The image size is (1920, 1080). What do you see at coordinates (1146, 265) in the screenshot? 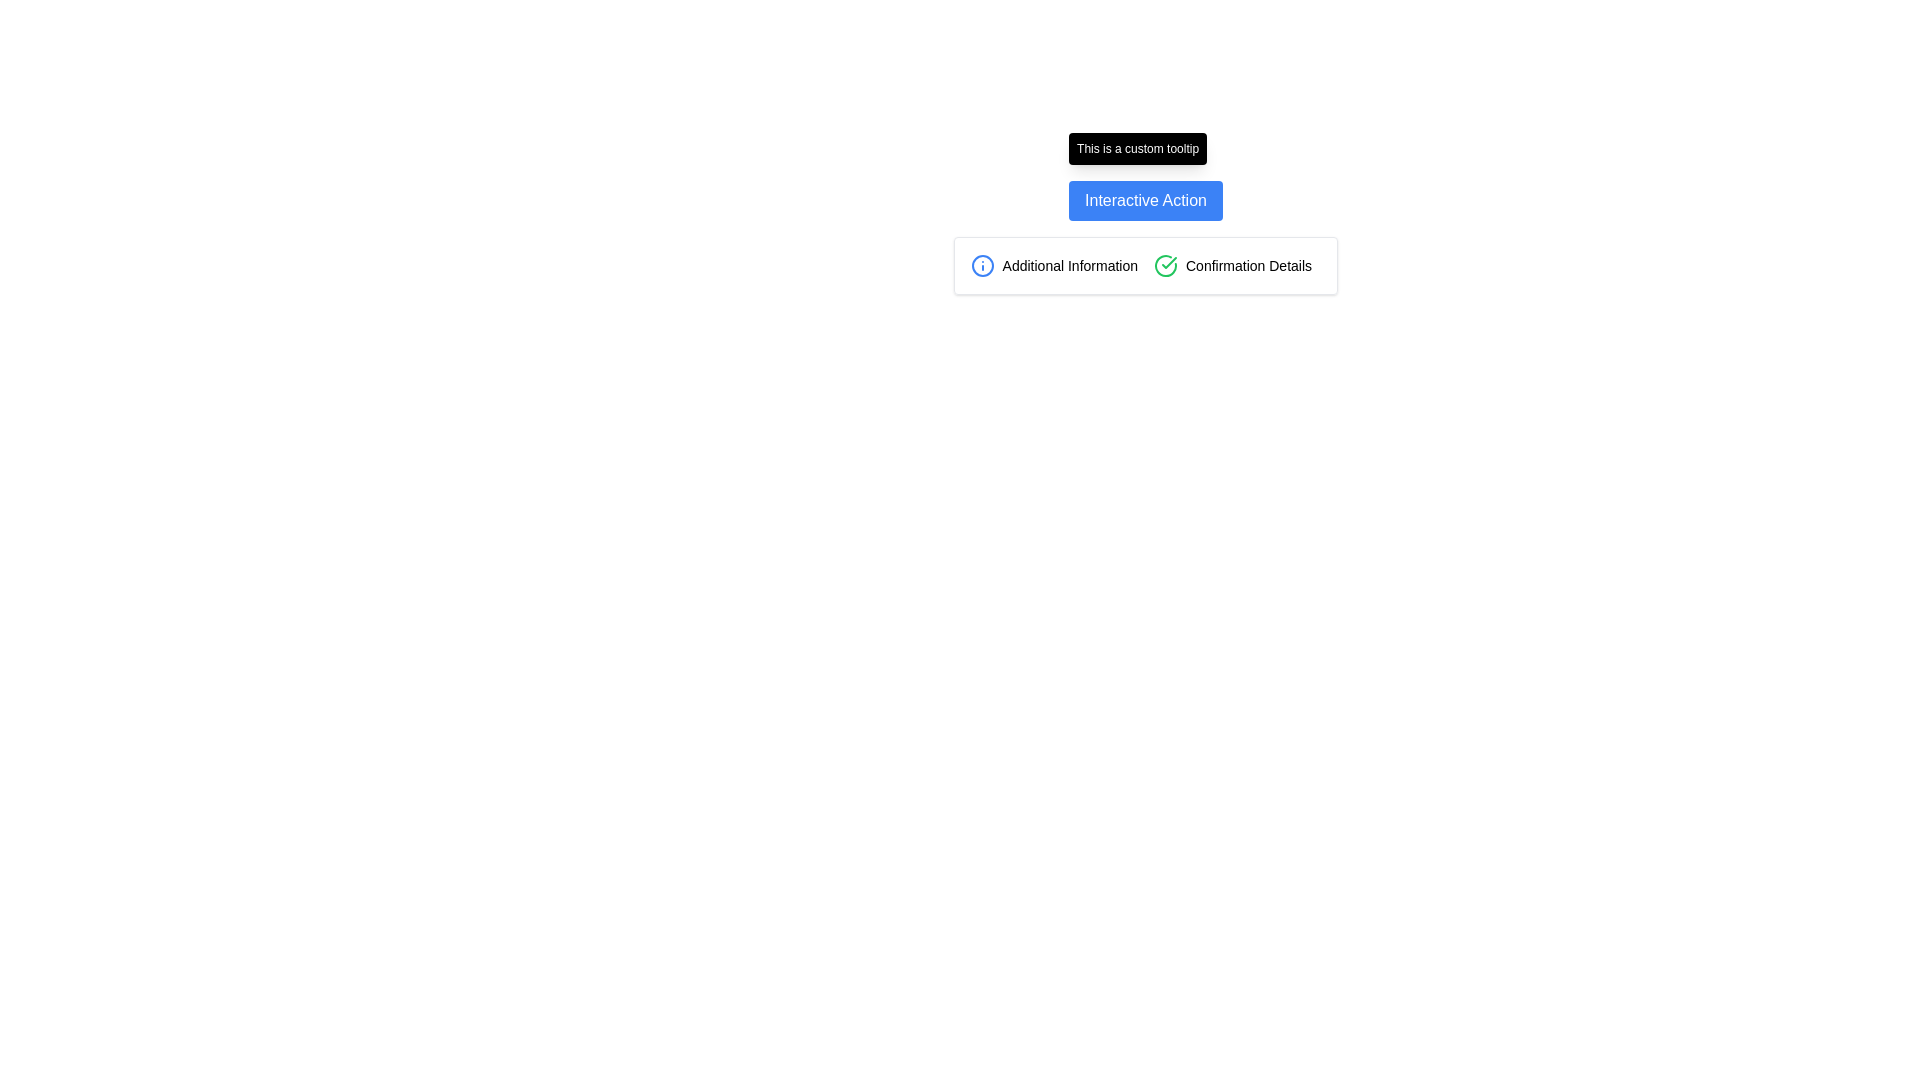
I see `the blue icon next to 'Additional Information' and the green check icon next to 'Confirmation Details'` at bounding box center [1146, 265].